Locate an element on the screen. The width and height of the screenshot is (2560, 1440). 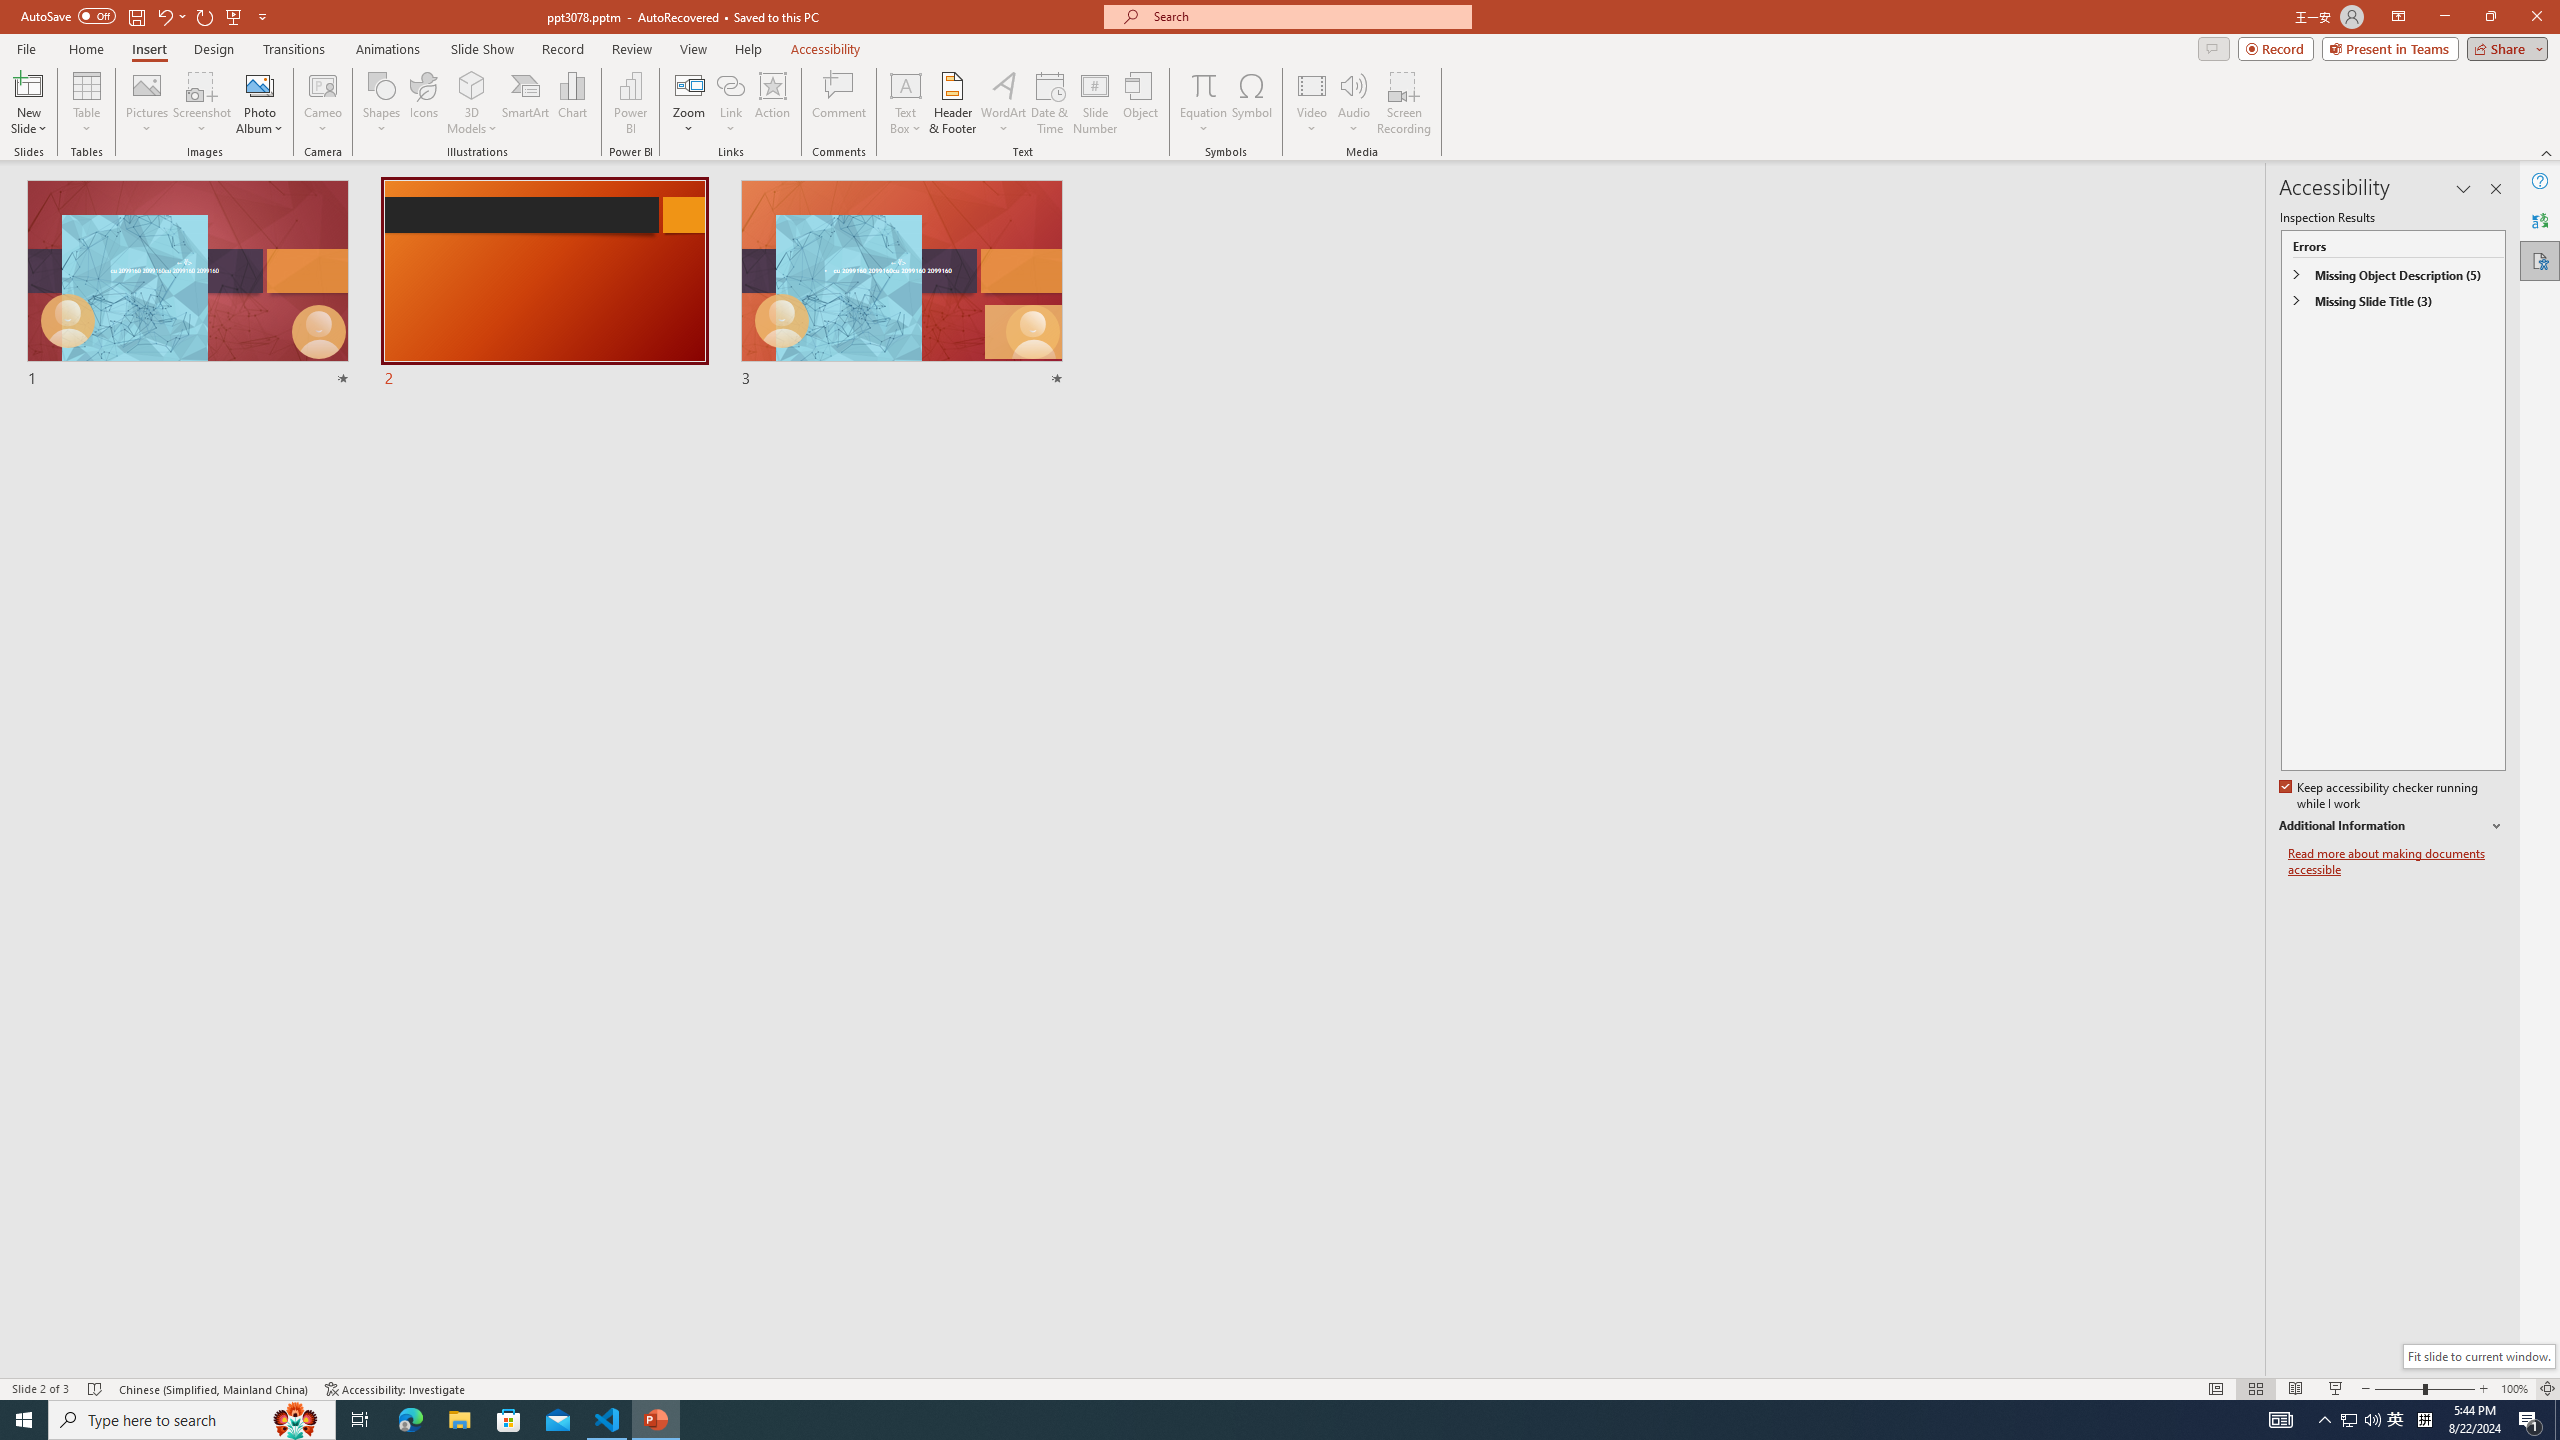
'Design' is located at coordinates (215, 49).